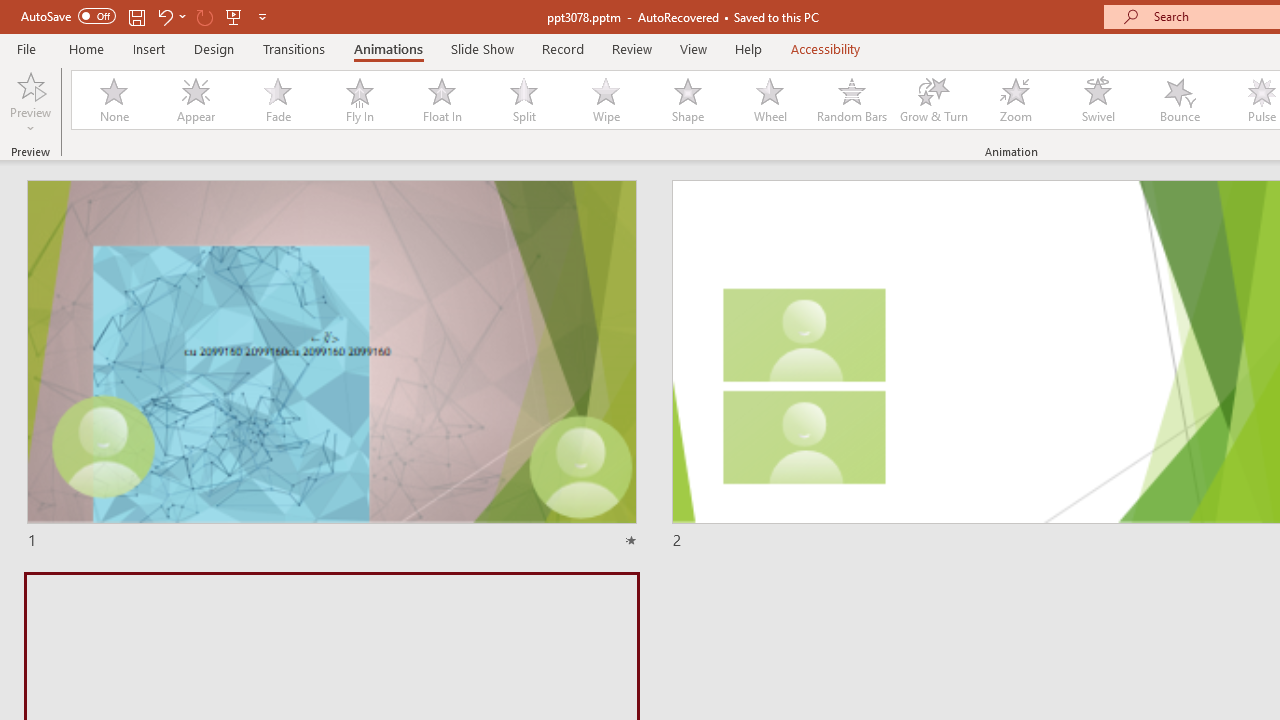 The image size is (1280, 720). What do you see at coordinates (276, 100) in the screenshot?
I see `'Fade'` at bounding box center [276, 100].